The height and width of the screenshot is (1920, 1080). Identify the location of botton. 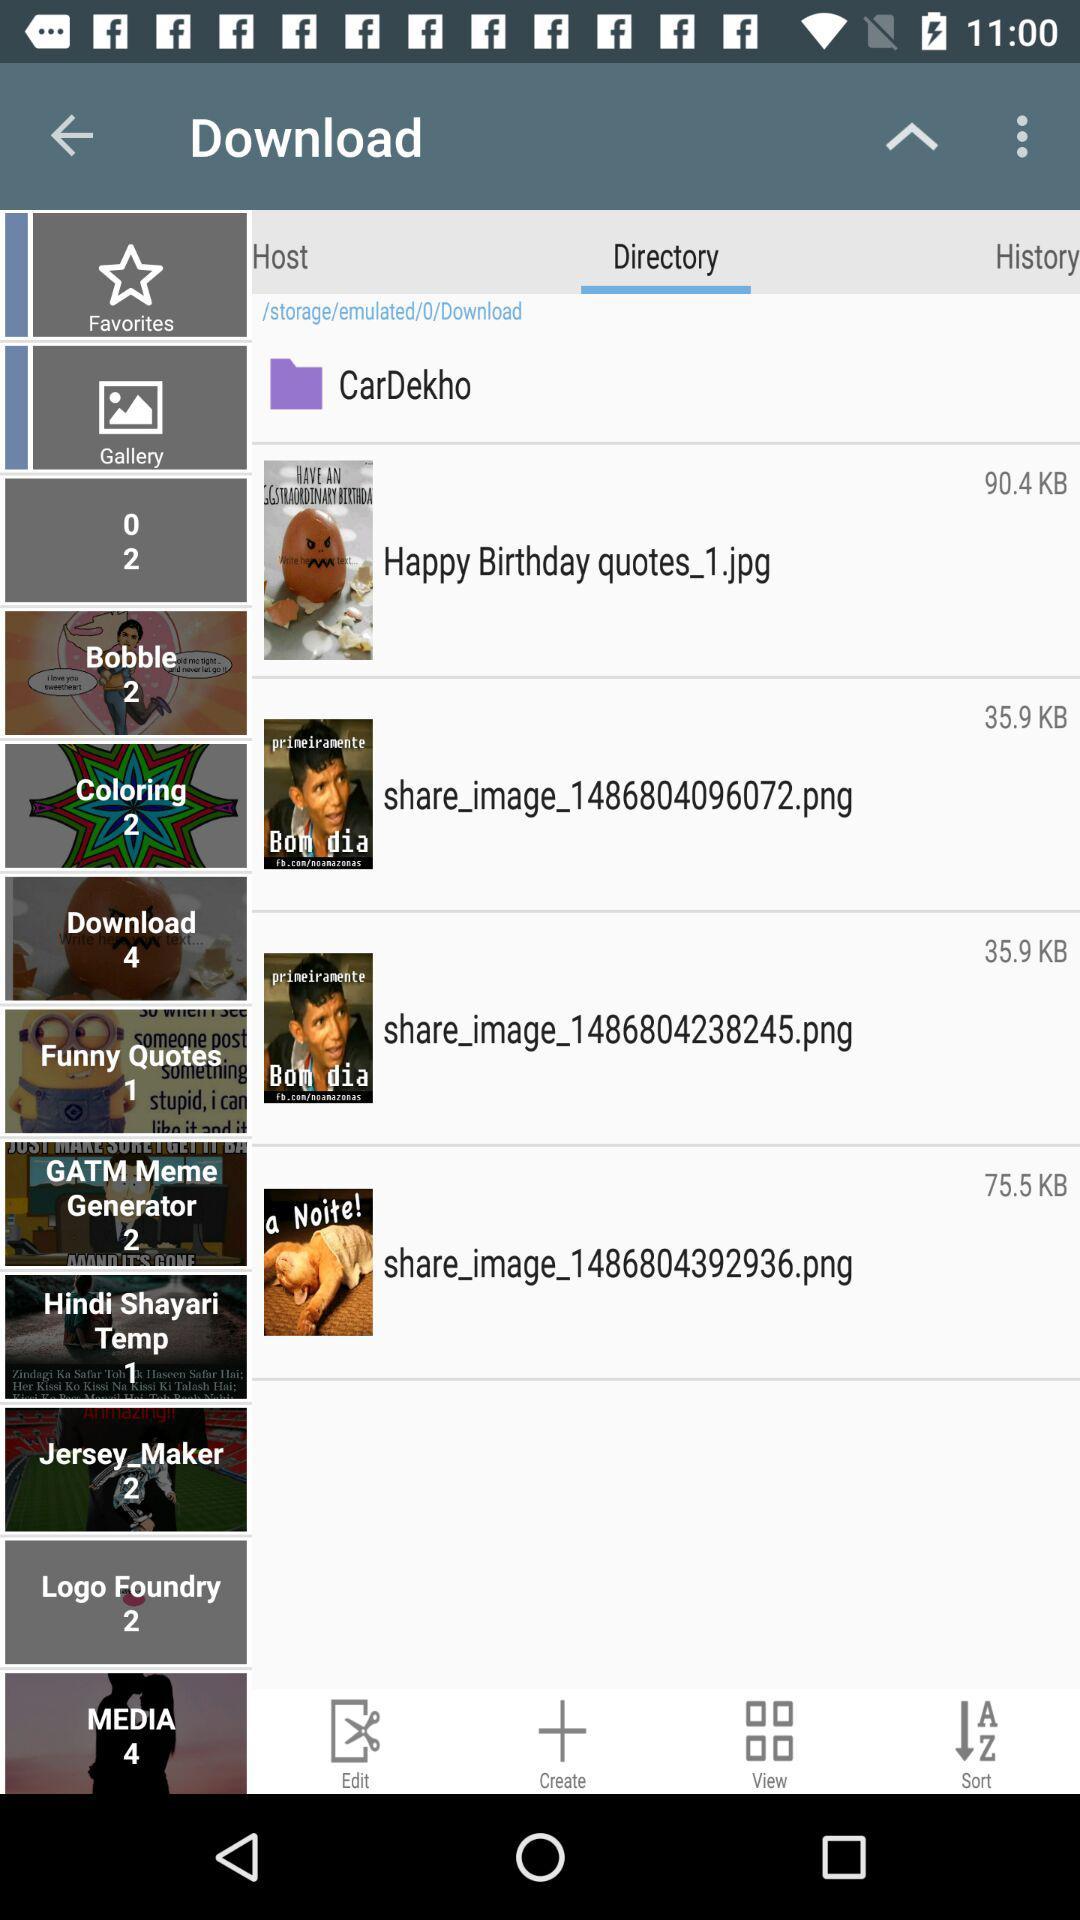
(768, 1740).